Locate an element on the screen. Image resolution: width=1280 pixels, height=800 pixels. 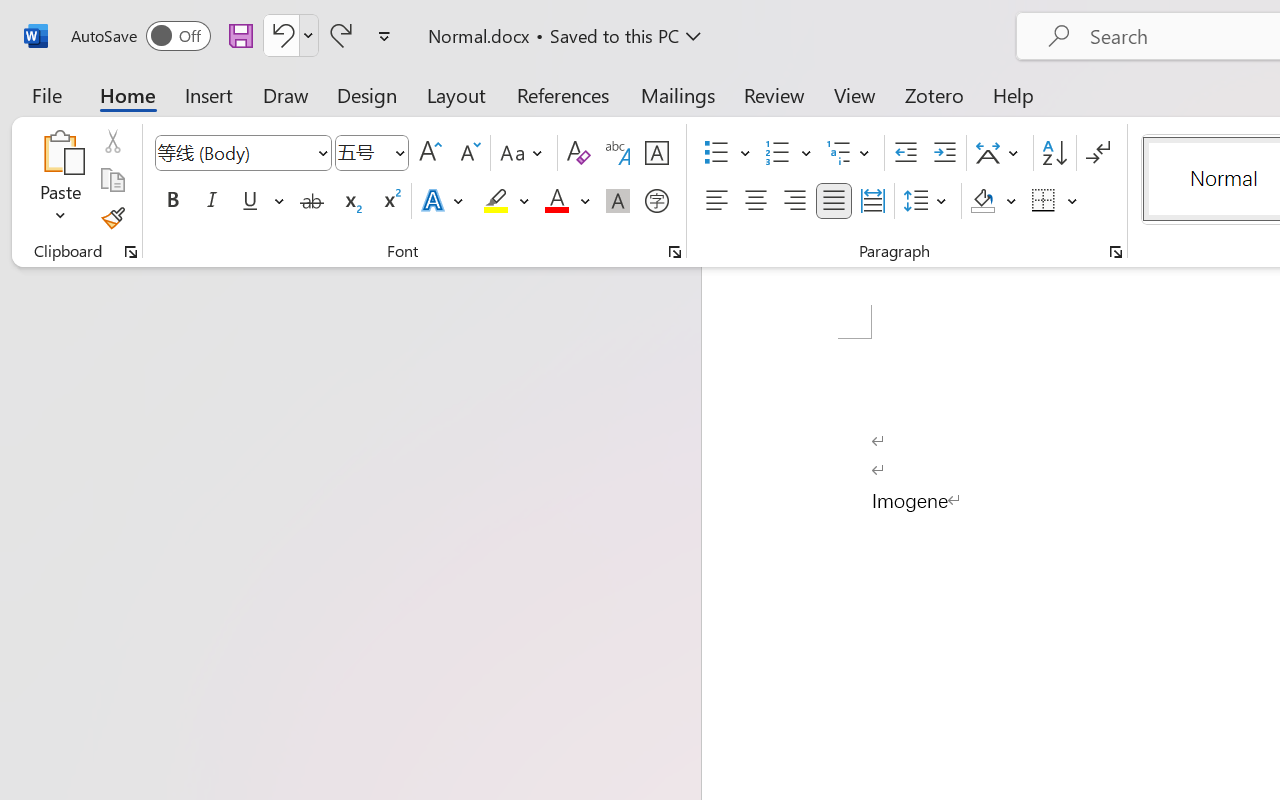
'Undo Typing' is located at coordinates (279, 34).